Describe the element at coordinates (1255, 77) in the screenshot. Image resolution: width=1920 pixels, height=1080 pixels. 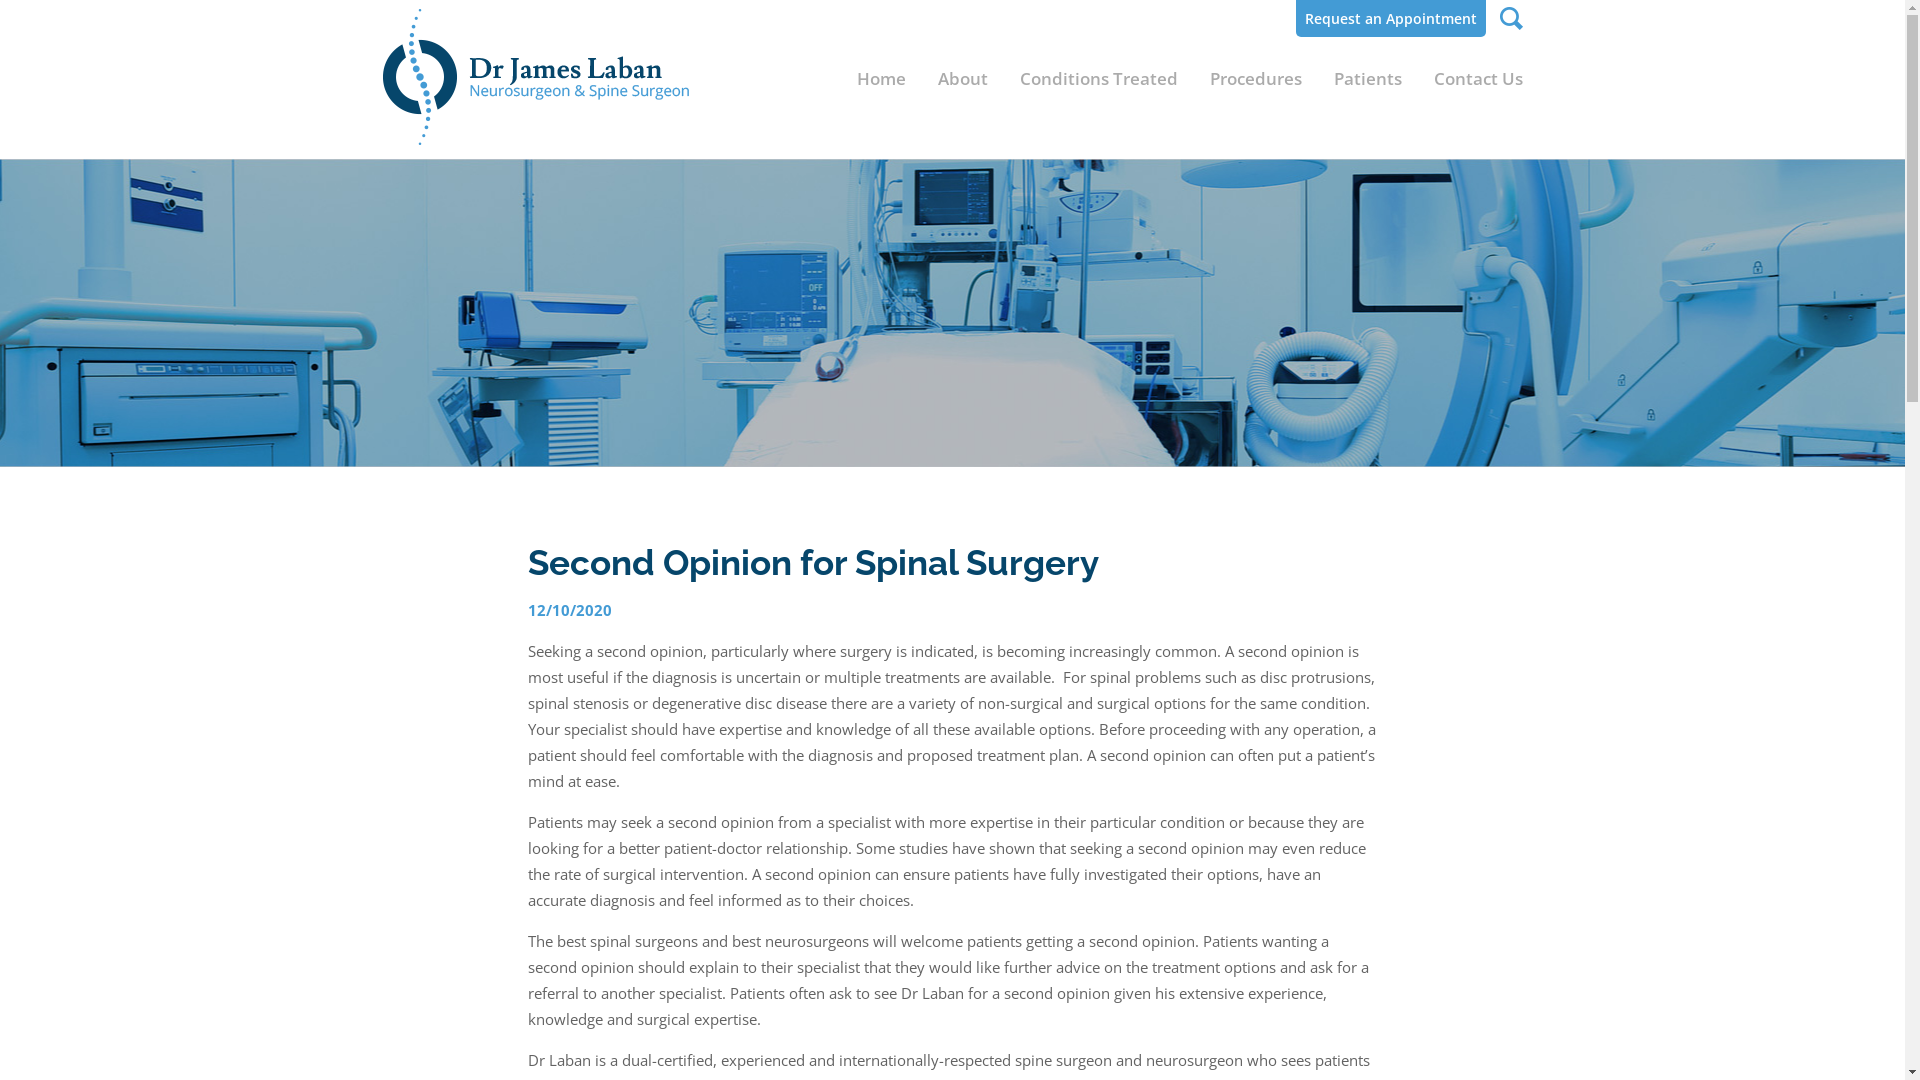
I see `'Procedures'` at that location.